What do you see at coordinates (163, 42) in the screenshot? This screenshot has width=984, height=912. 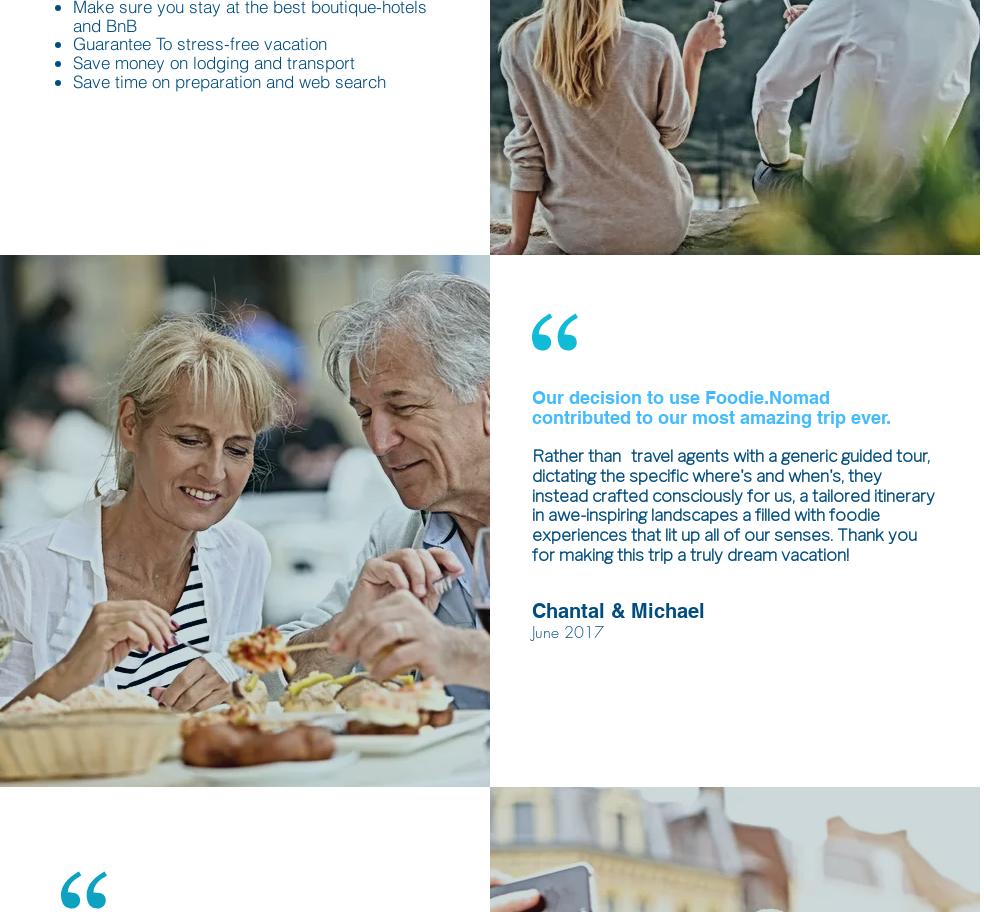 I see `'To'` at bounding box center [163, 42].